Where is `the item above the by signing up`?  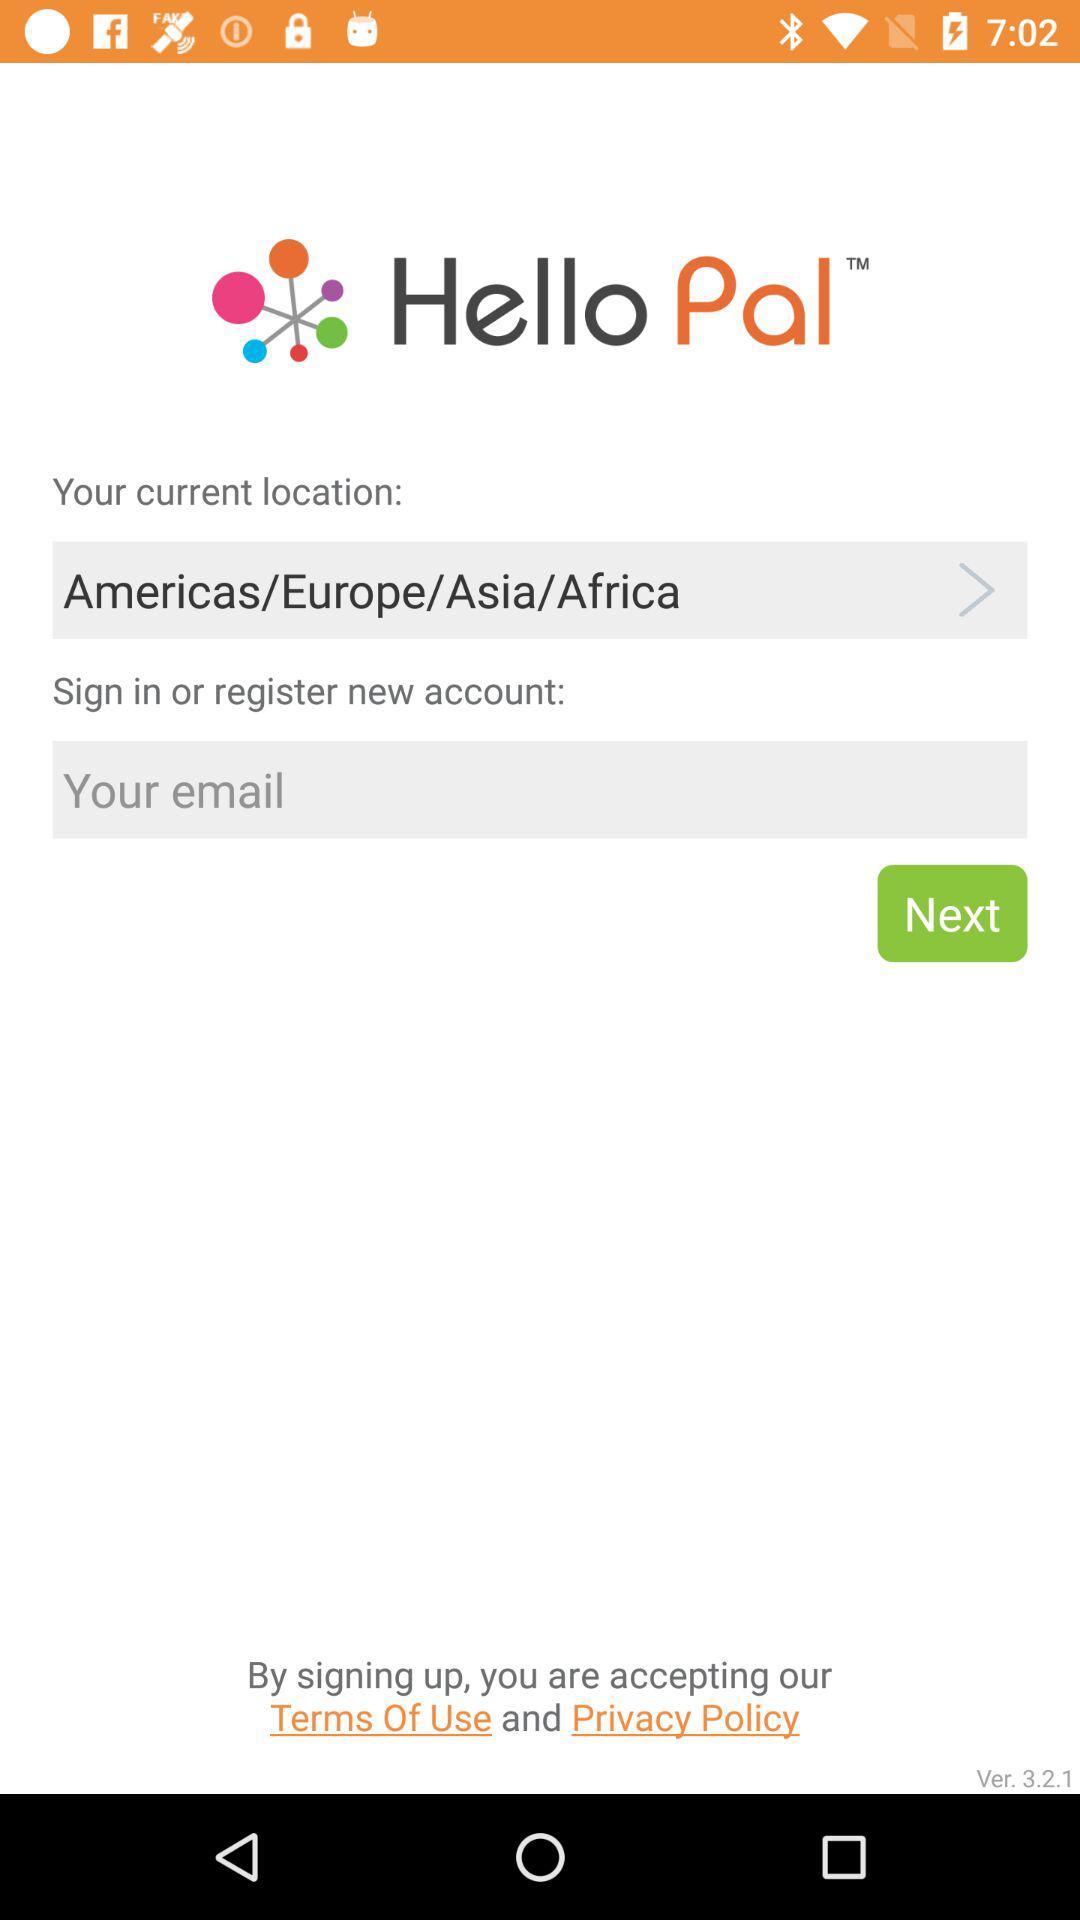 the item above the by signing up is located at coordinates (951, 912).